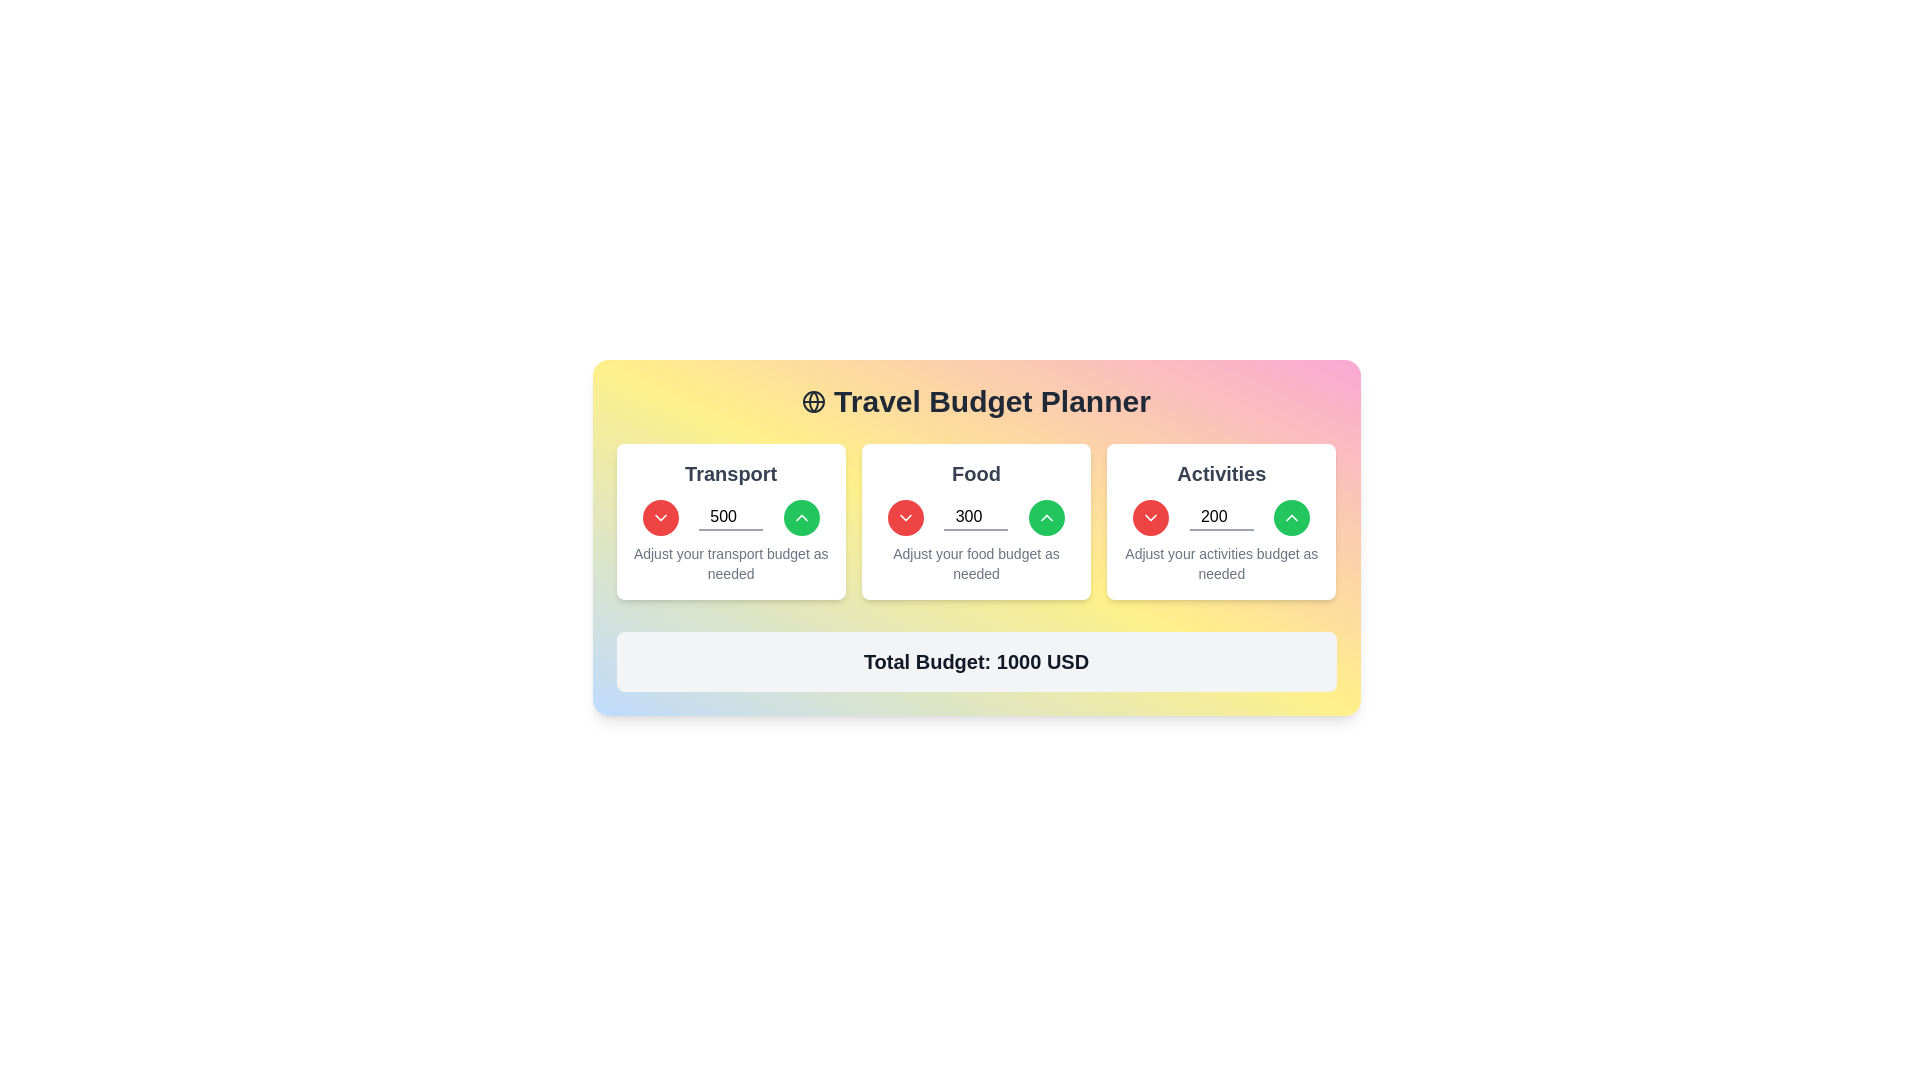 This screenshot has width=1920, height=1080. Describe the element at coordinates (814, 401) in the screenshot. I see `the SVG circle icon that symbolizes global travel or planning, located next to the 'Travel Budget Planner' title` at that location.